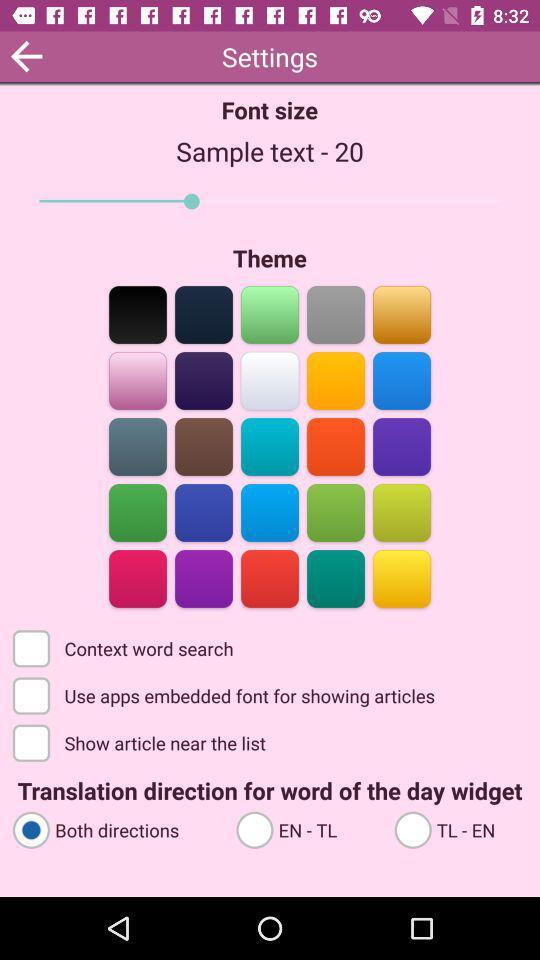 The width and height of the screenshot is (540, 960). What do you see at coordinates (225, 694) in the screenshot?
I see `use apps embedded item` at bounding box center [225, 694].